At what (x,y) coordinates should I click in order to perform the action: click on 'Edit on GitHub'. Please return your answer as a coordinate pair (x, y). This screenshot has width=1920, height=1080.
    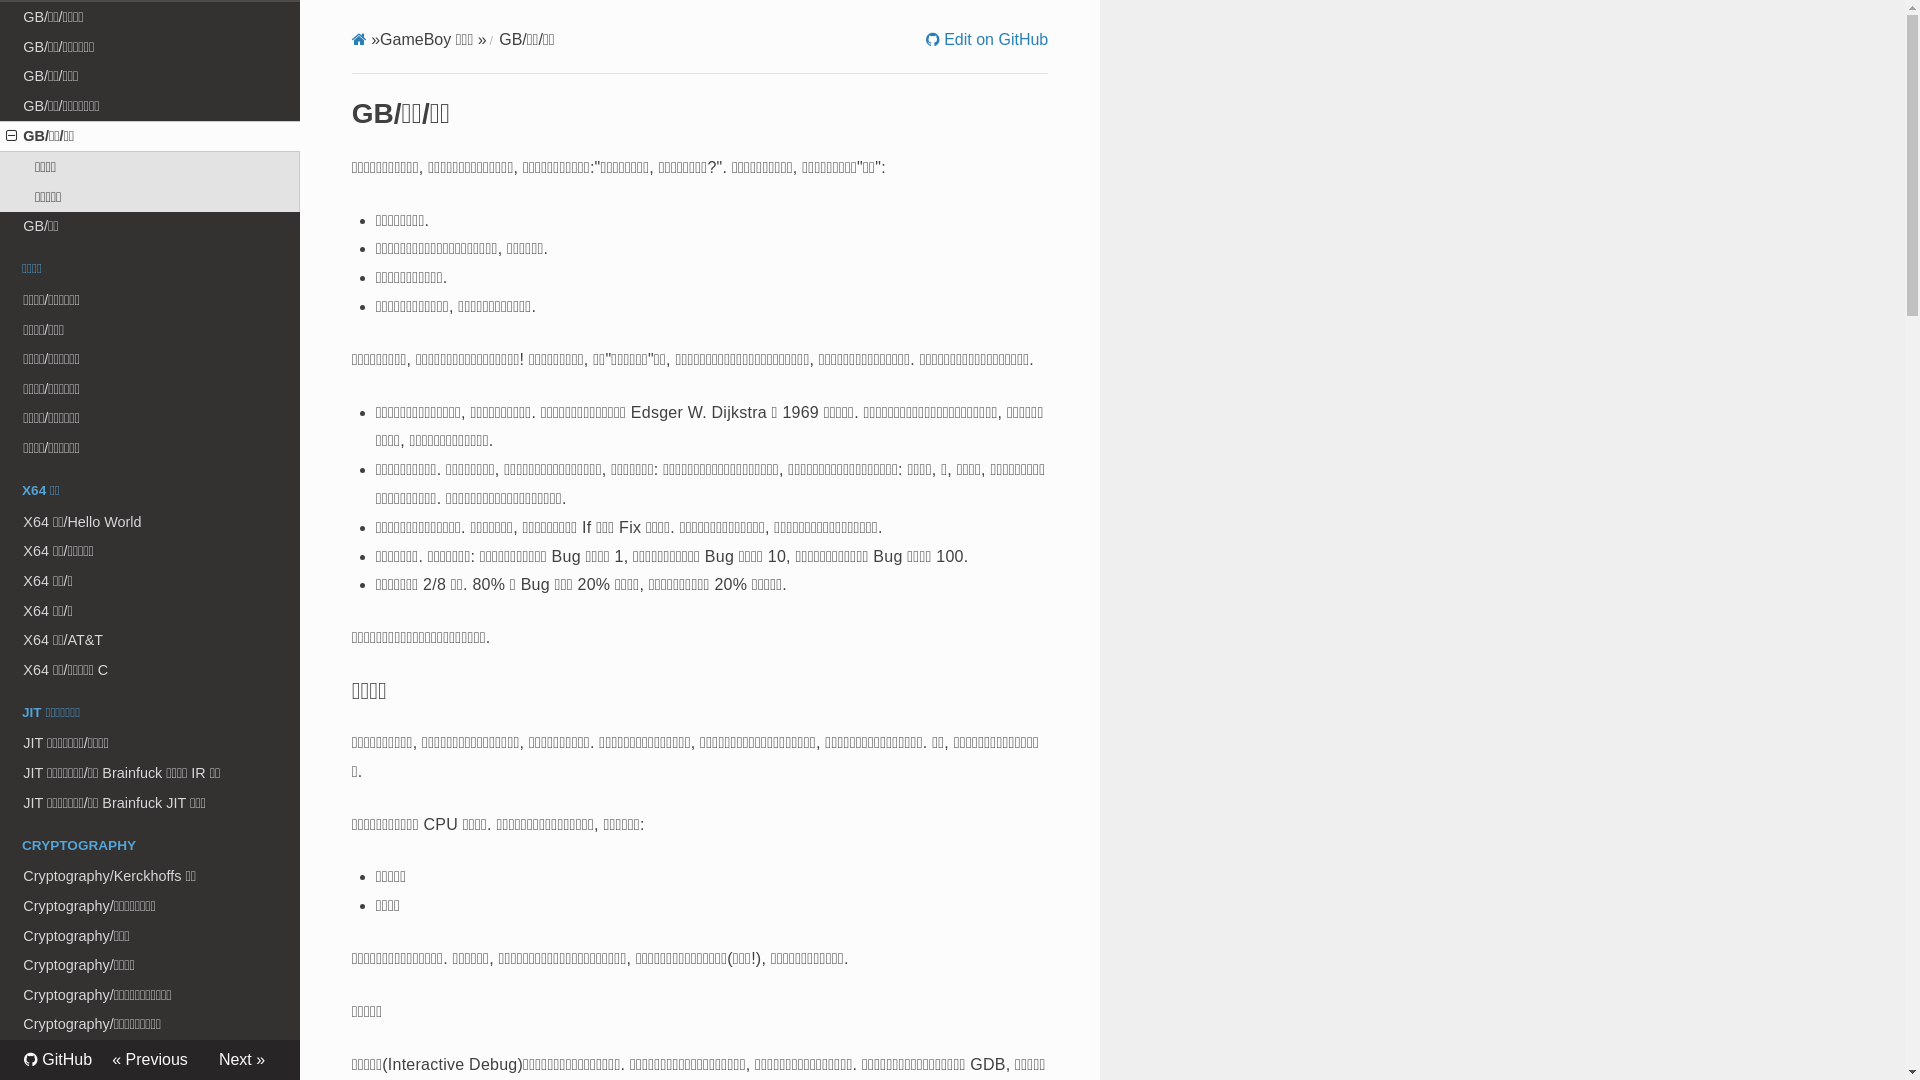
    Looking at the image, I should click on (987, 39).